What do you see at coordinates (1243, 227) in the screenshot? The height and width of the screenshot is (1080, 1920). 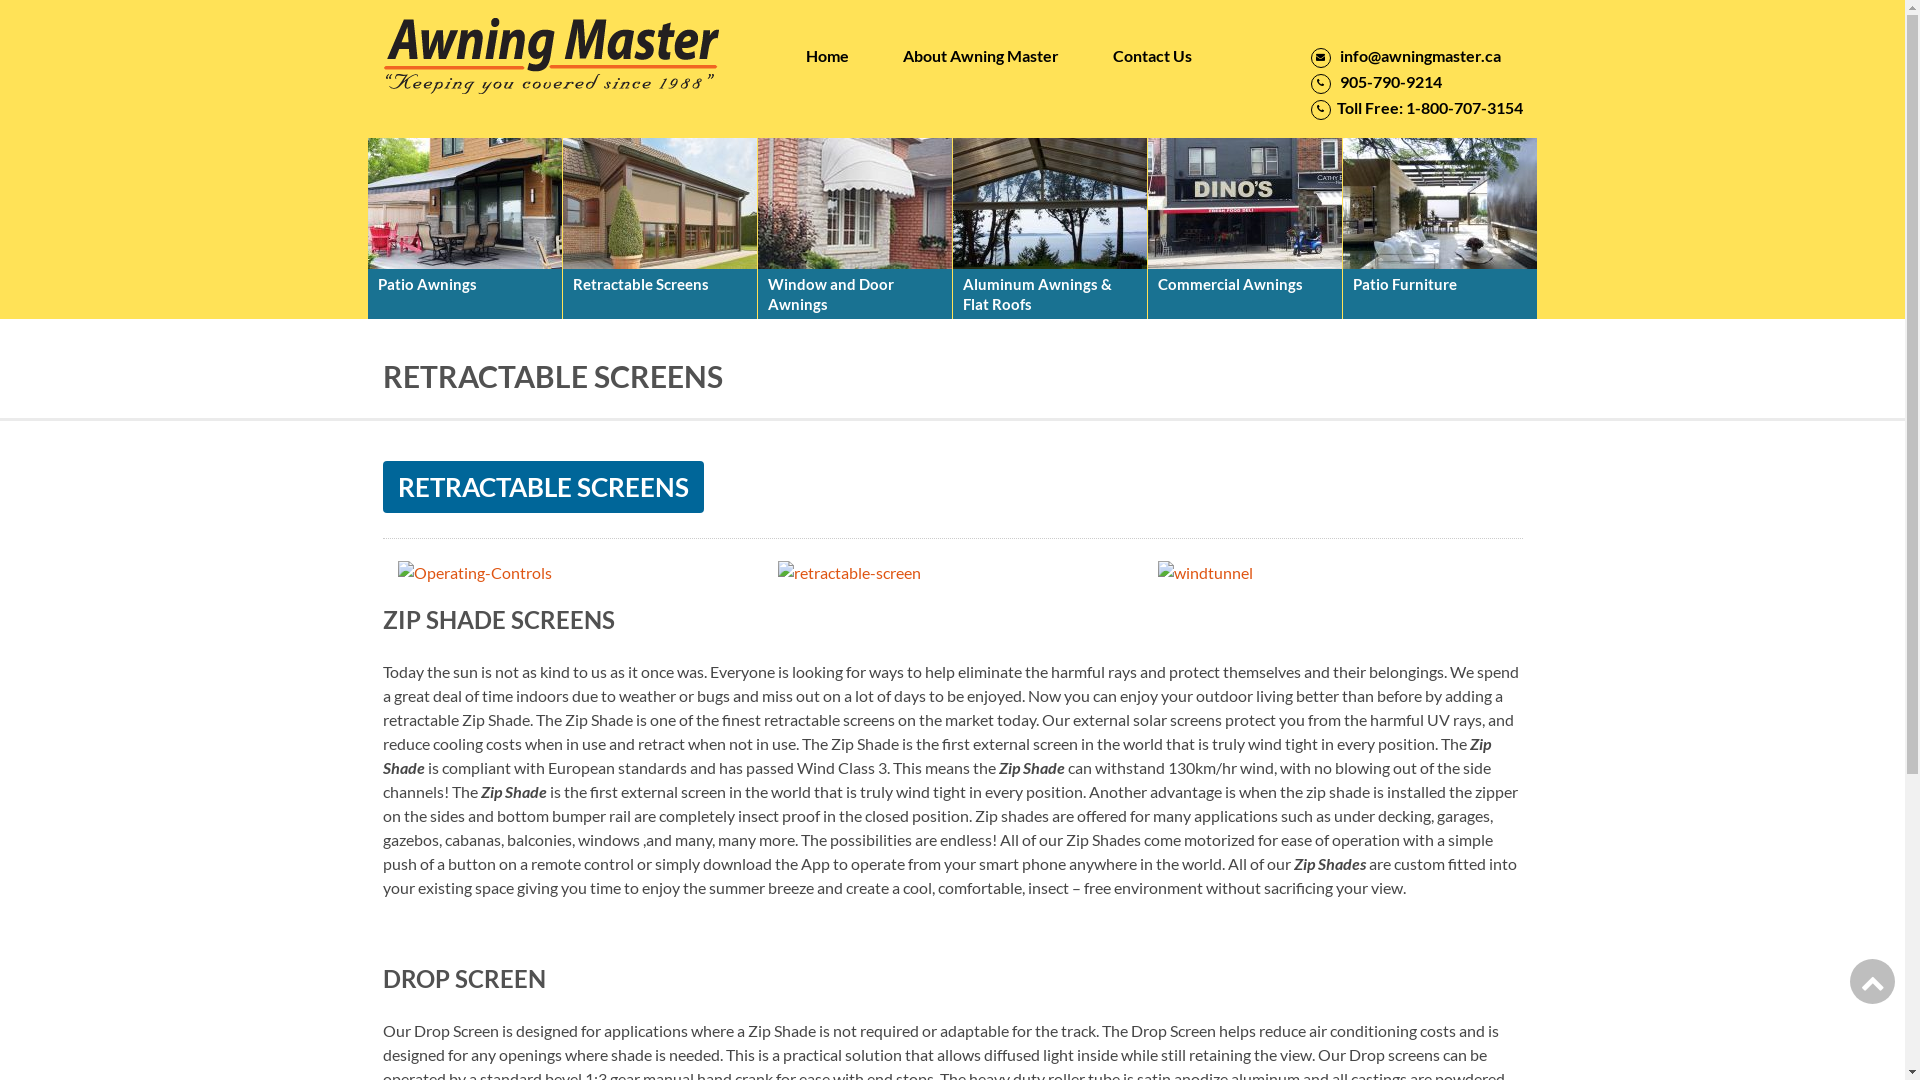 I see `'Commercial Awnings'` at bounding box center [1243, 227].